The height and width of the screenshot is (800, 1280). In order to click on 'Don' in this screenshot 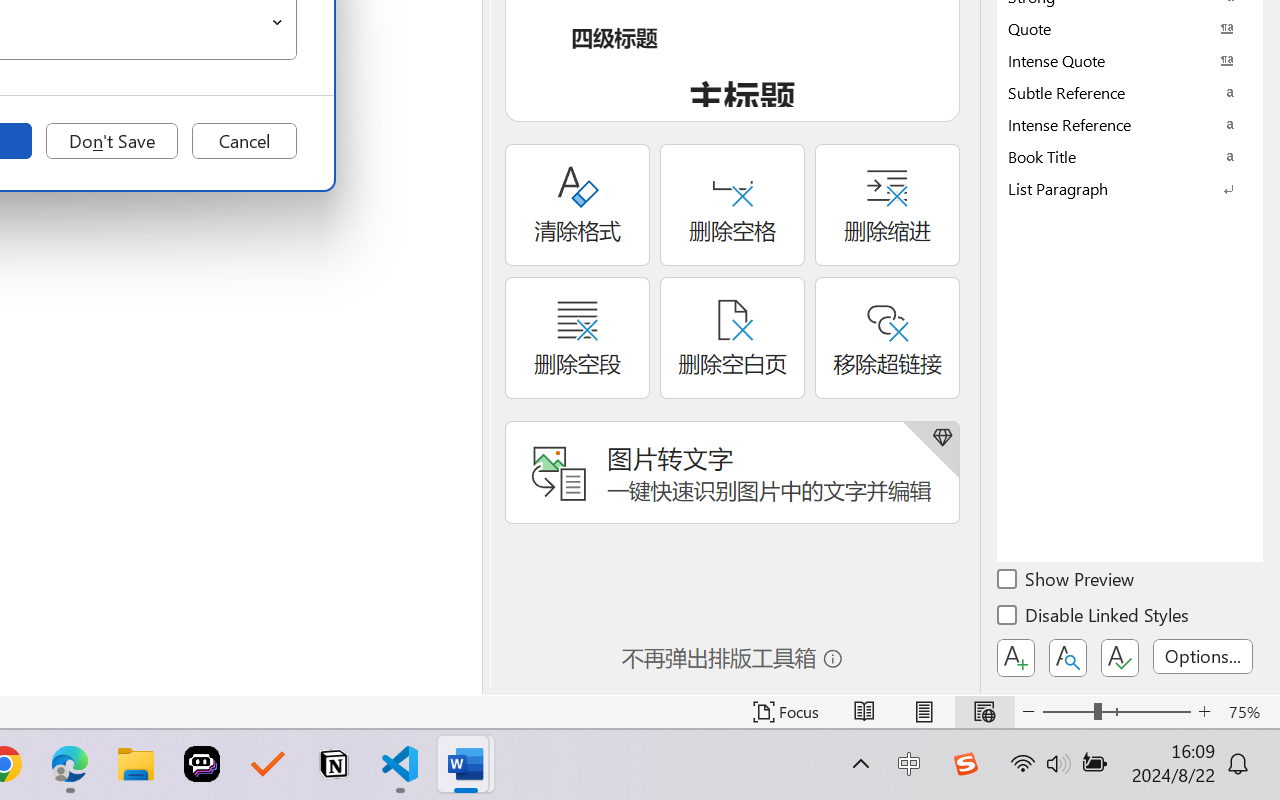, I will do `click(111, 141)`.